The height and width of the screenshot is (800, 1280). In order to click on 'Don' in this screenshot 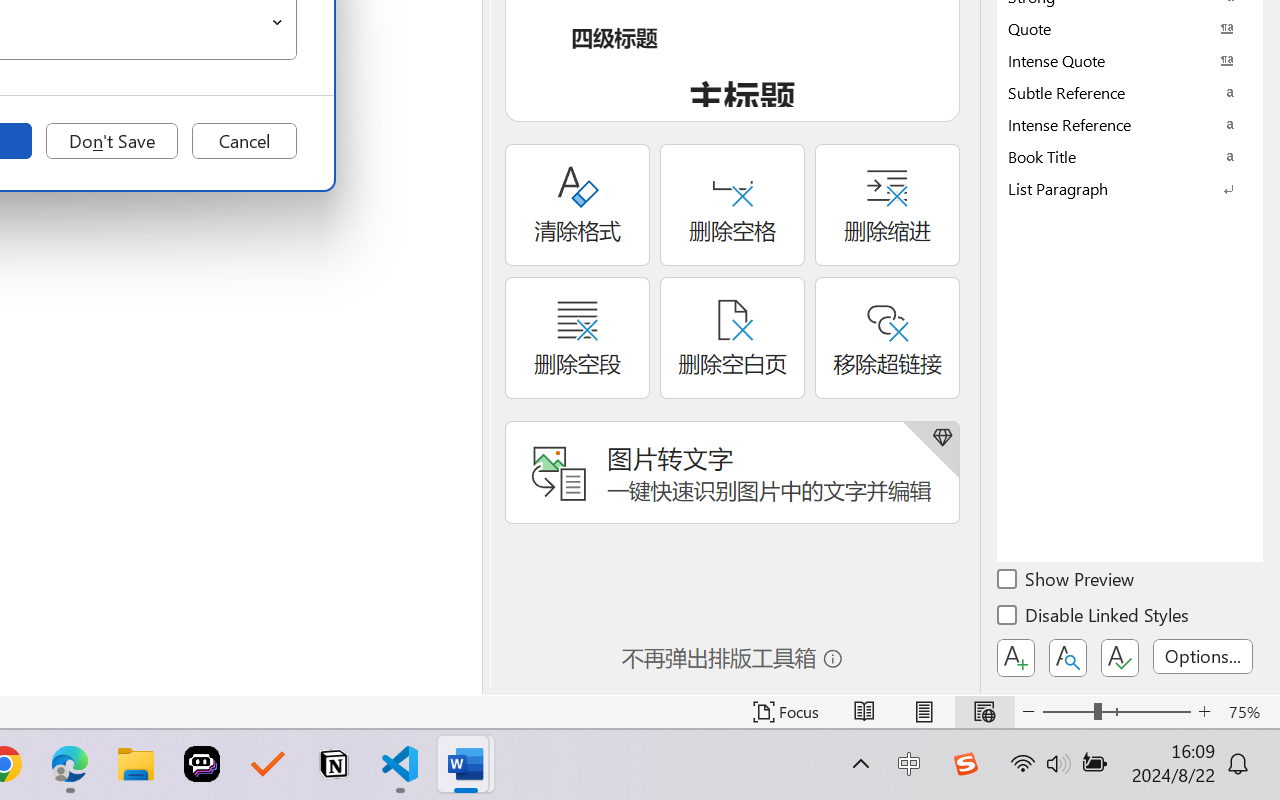, I will do `click(111, 141)`.